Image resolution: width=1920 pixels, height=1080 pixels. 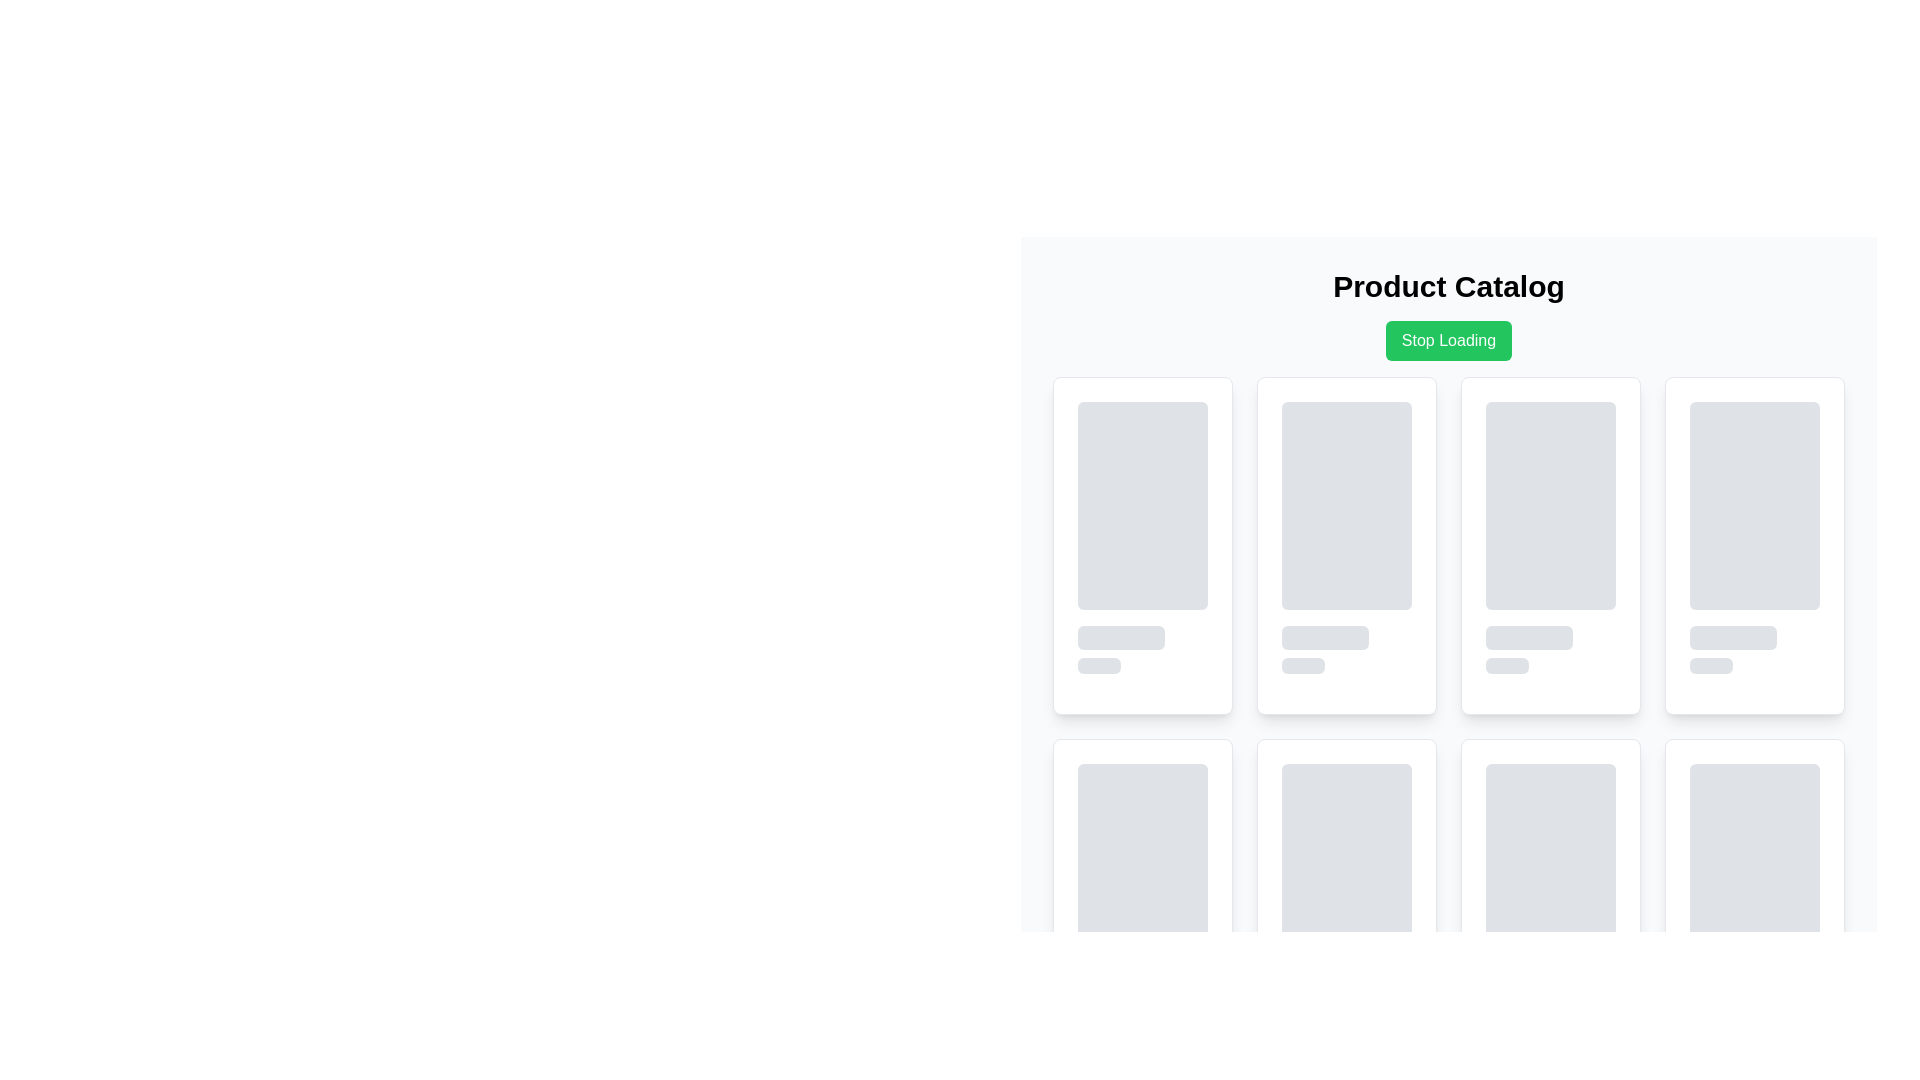 I want to click on the Placeholder component located in the first card from the left in the first row of a grid-like arrangement, which serves as a placeholder for content yet to be loaded, so click(x=1142, y=536).